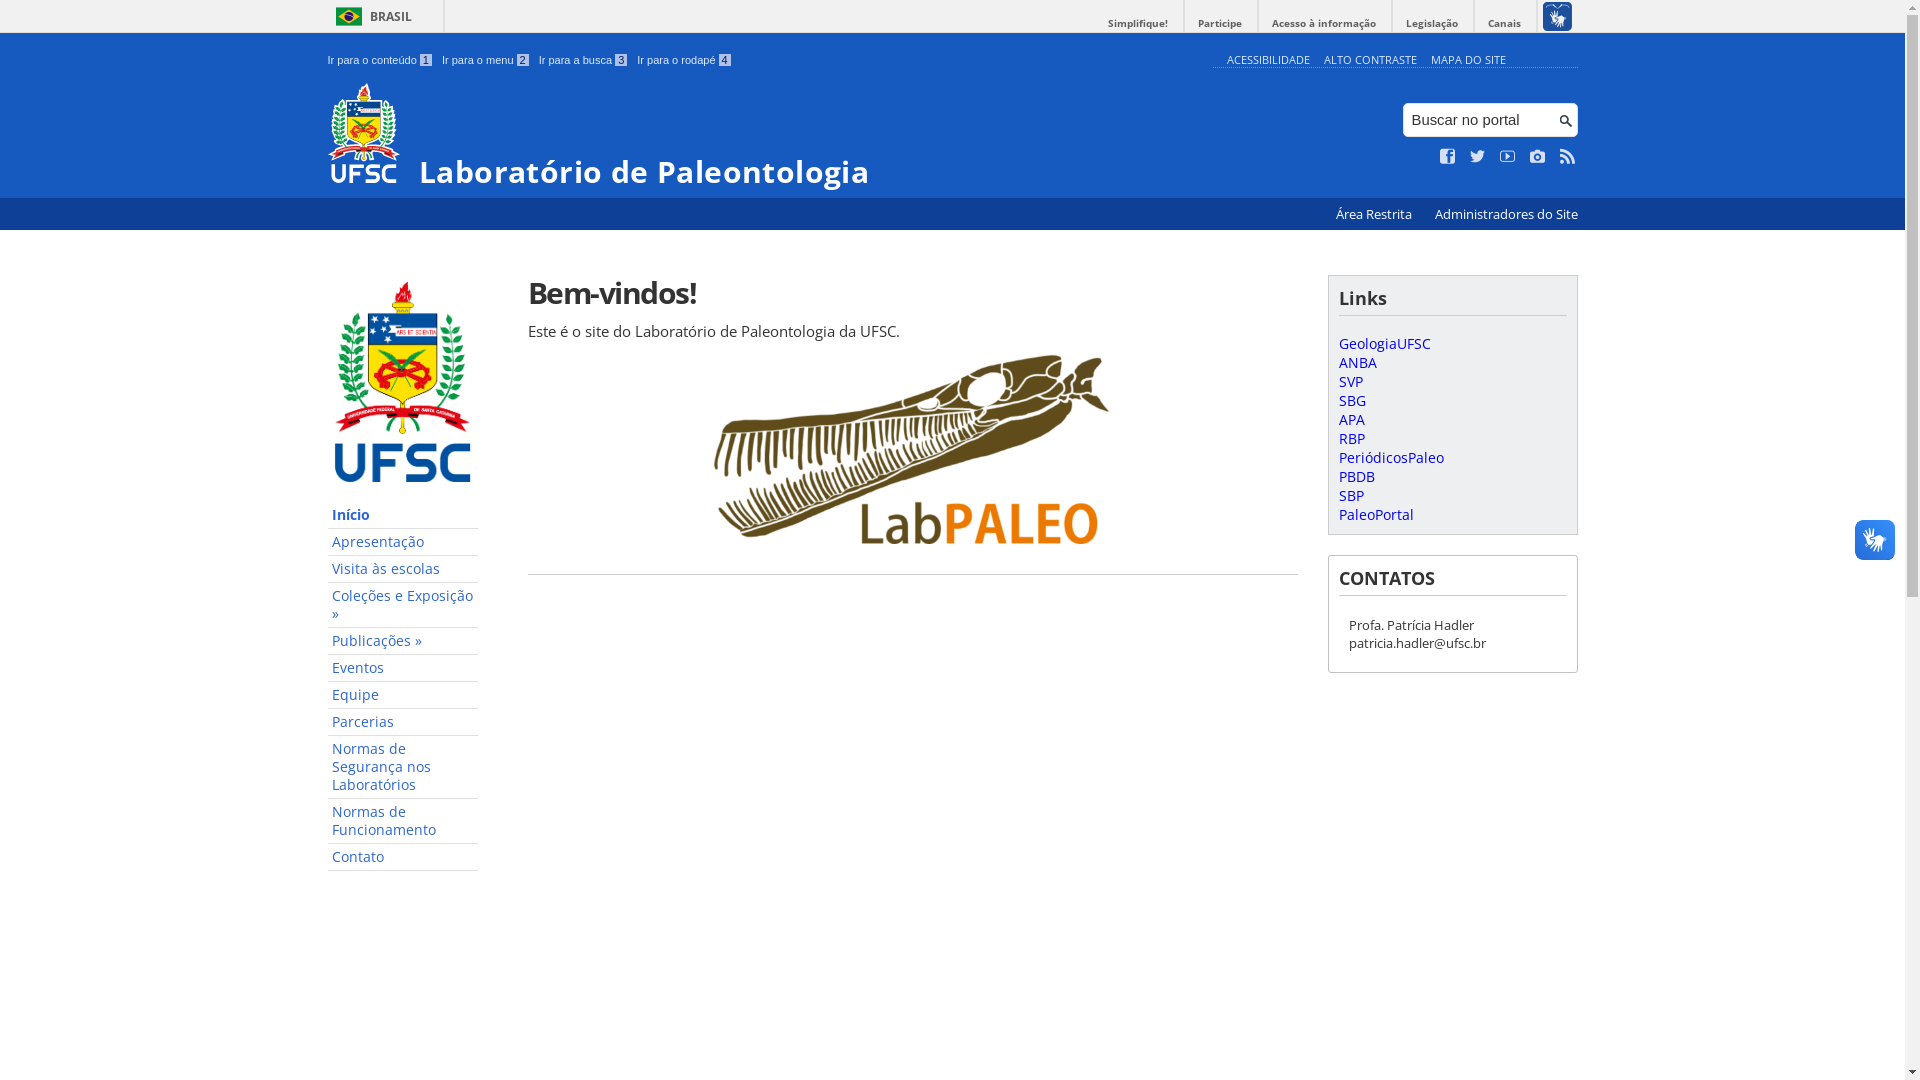 Image resolution: width=1920 pixels, height=1080 pixels. I want to click on 'Siga no Twitter', so click(1478, 156).